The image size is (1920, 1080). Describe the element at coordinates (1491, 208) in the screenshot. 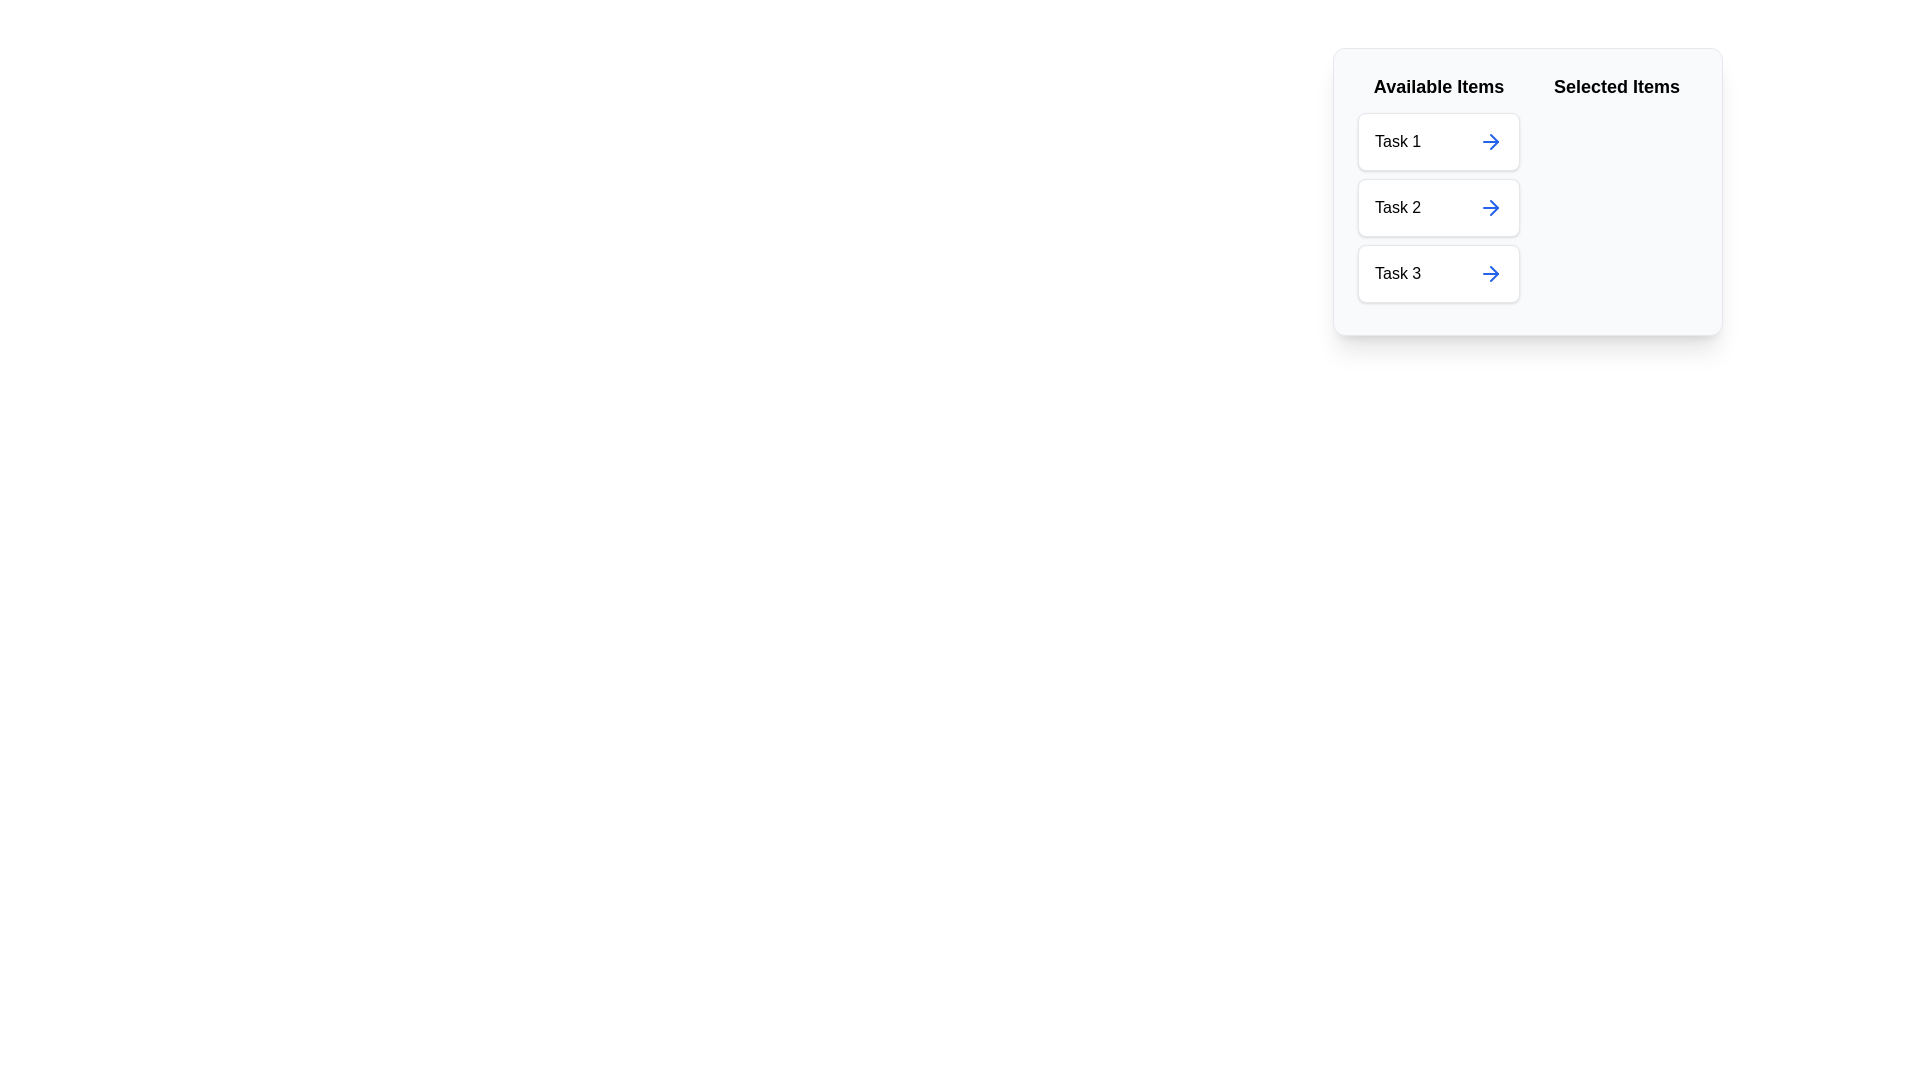

I see `the blue right-facing arrow icon associated with 'Task 2'` at that location.